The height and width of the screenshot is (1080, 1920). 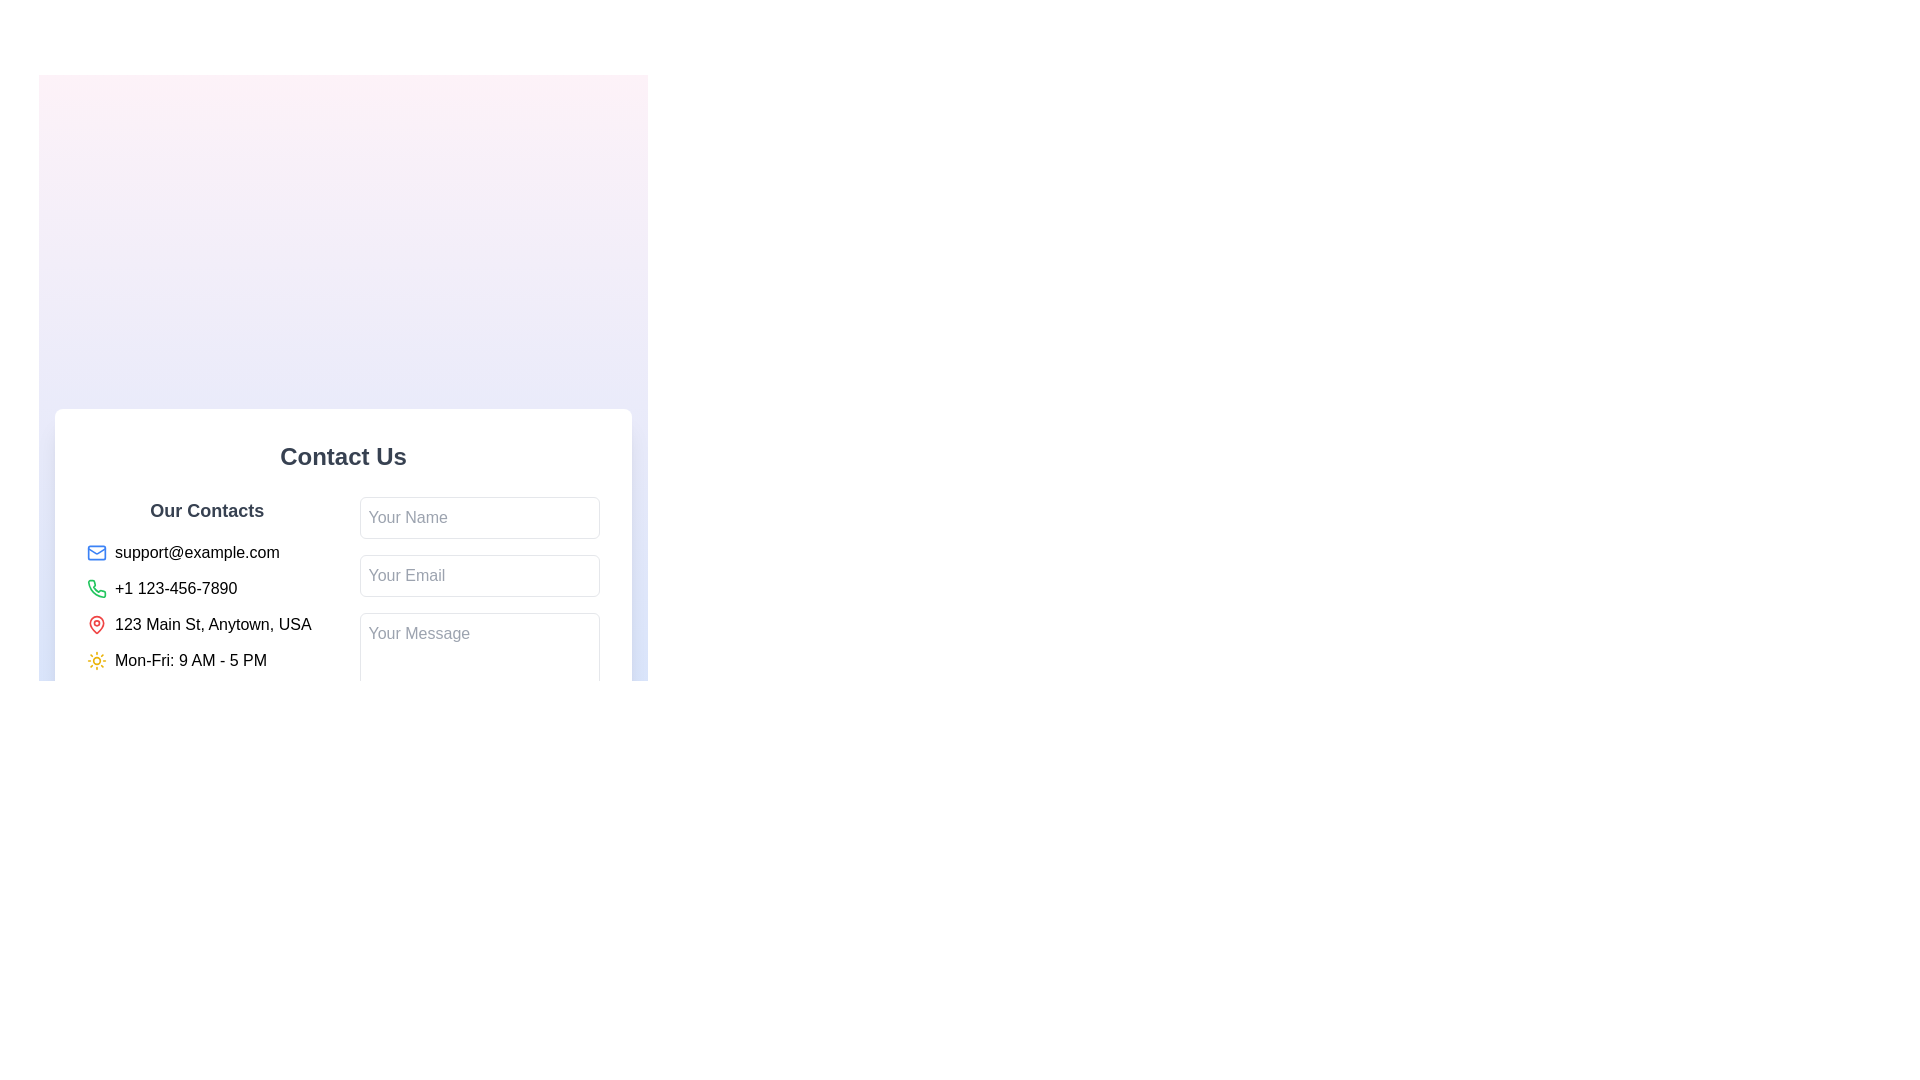 I want to click on operational hours displayed as 'Mon-Fri: 9 AM - 5 PM' alongside the bright yellow sun icon, located at the bottom of the contact details list in the 'Our Contacts' box, so click(x=207, y=660).